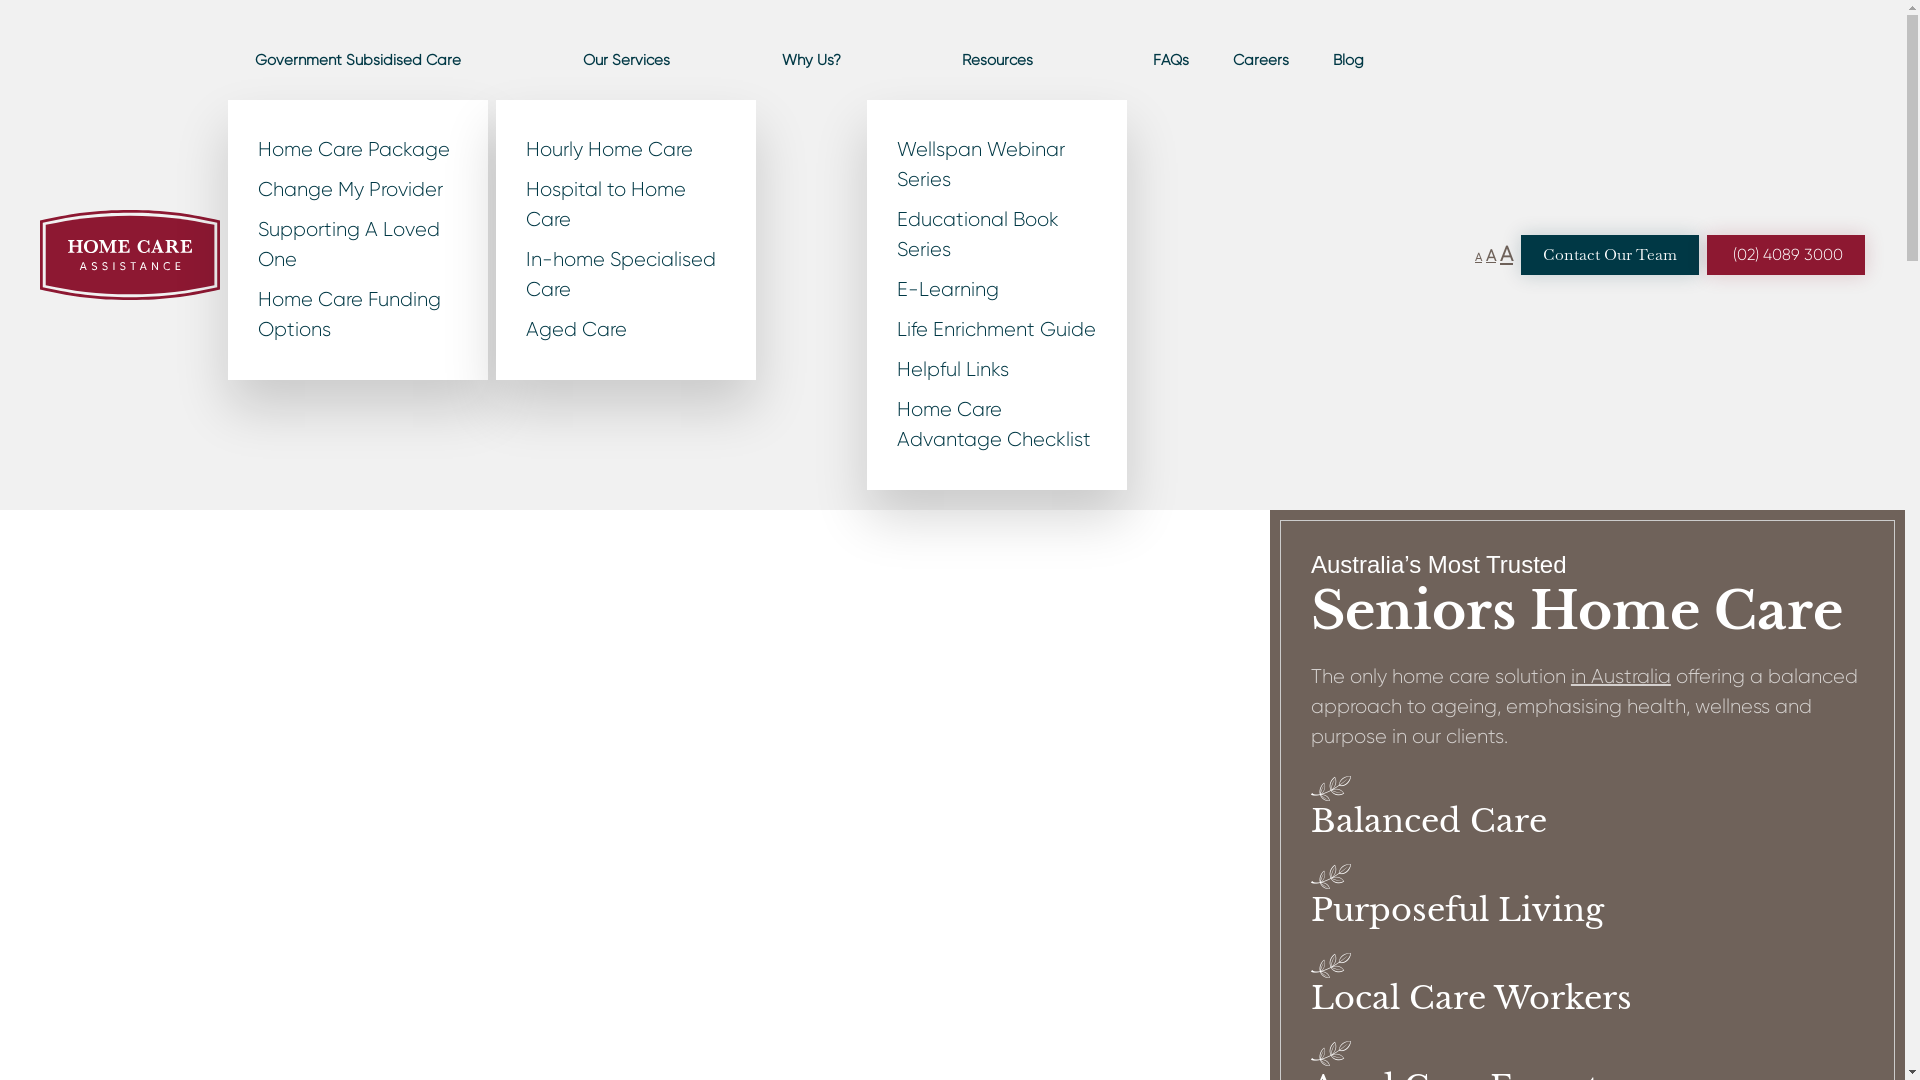 The width and height of the screenshot is (1920, 1080). Describe the element at coordinates (358, 315) in the screenshot. I see `'Home Care Funding Options'` at that location.